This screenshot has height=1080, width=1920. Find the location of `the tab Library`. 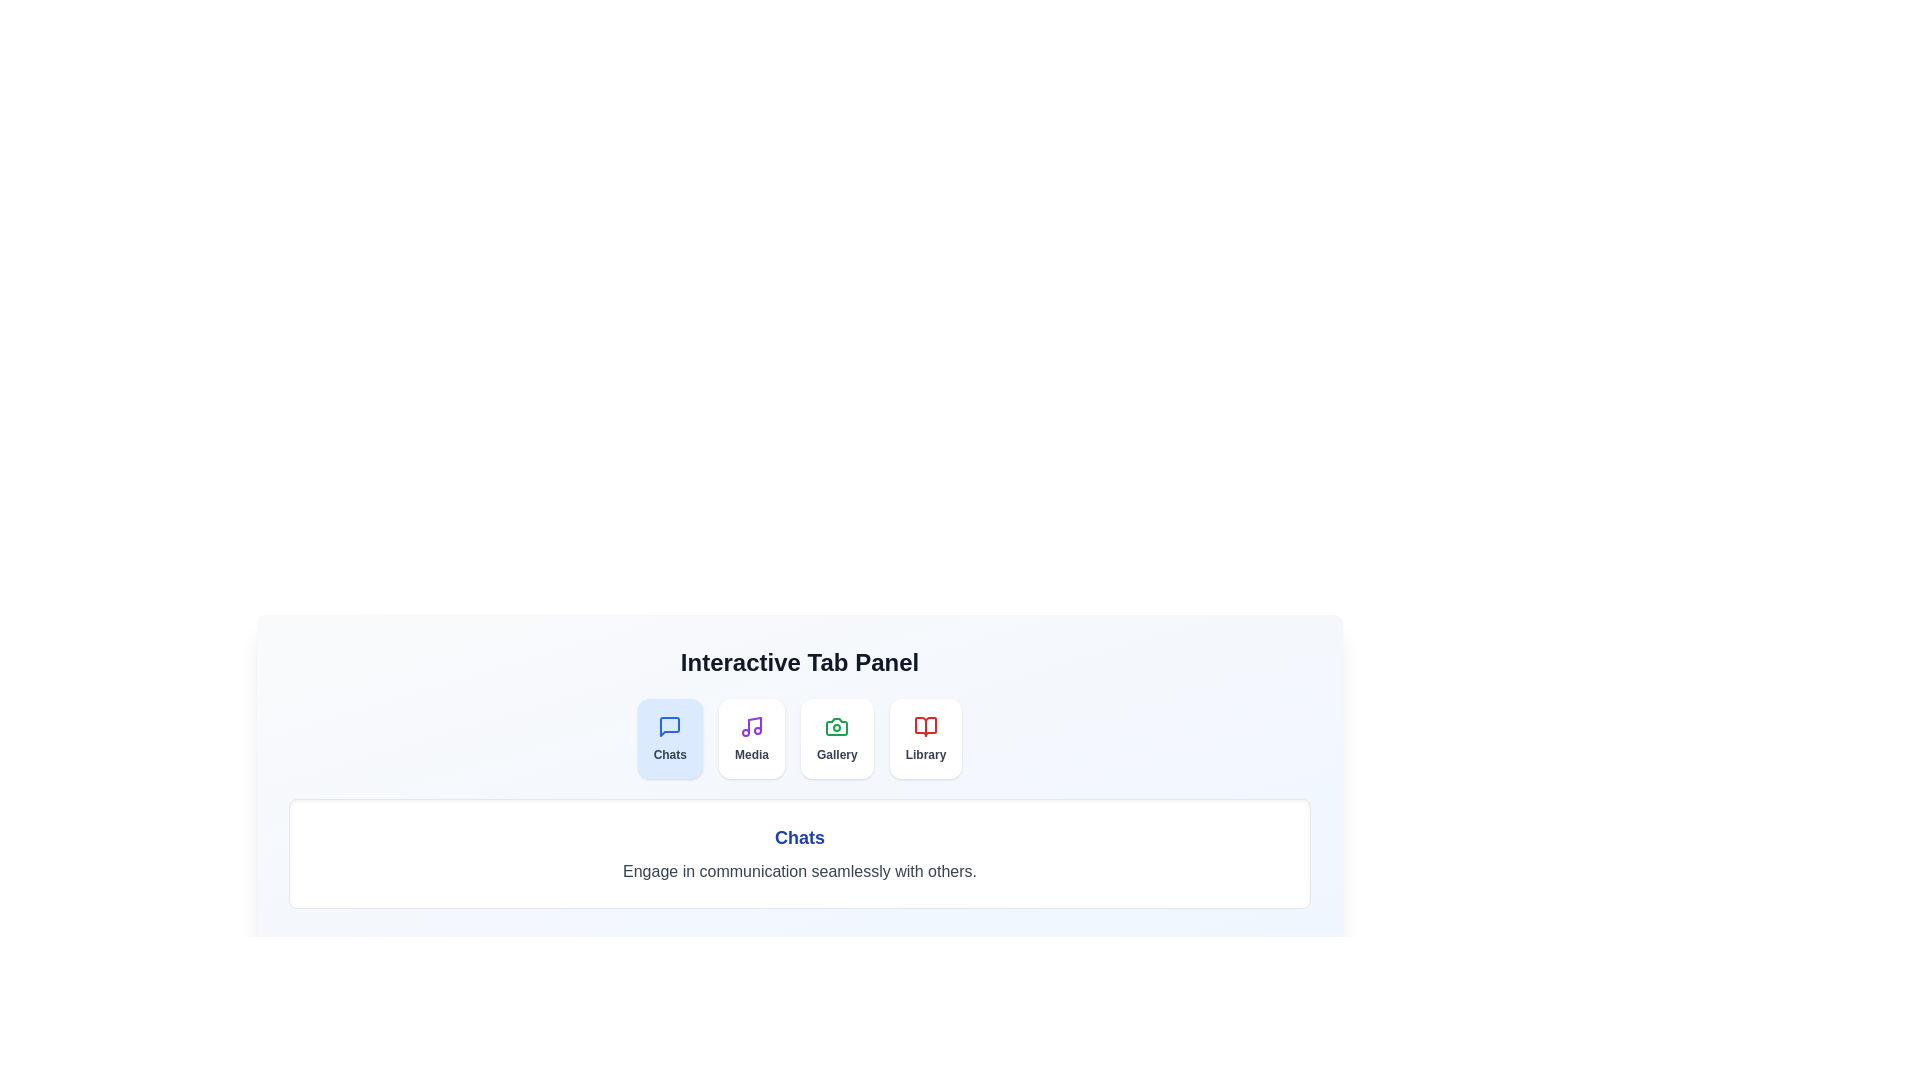

the tab Library is located at coordinates (925, 739).